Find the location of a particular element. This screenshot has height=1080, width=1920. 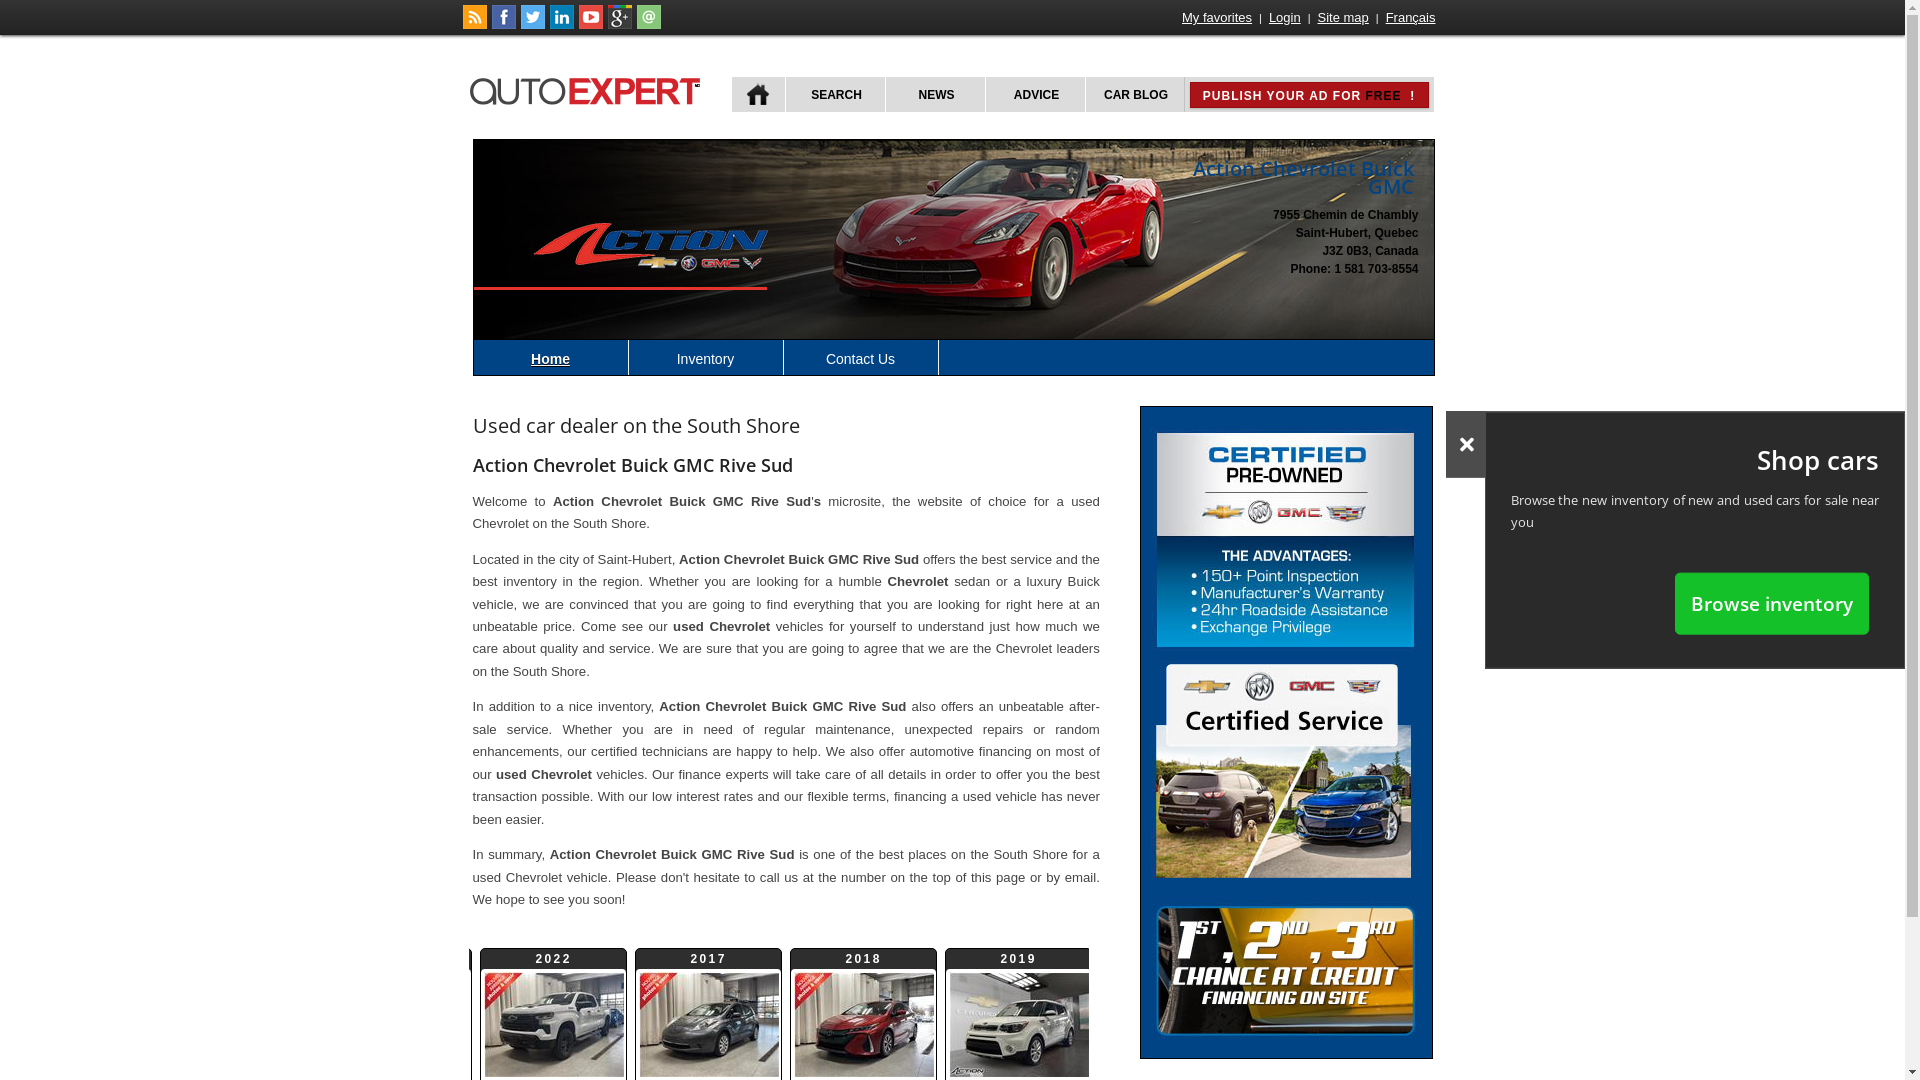

'Follow autoExpert.ca on Twitter' is located at coordinates (519, 24).